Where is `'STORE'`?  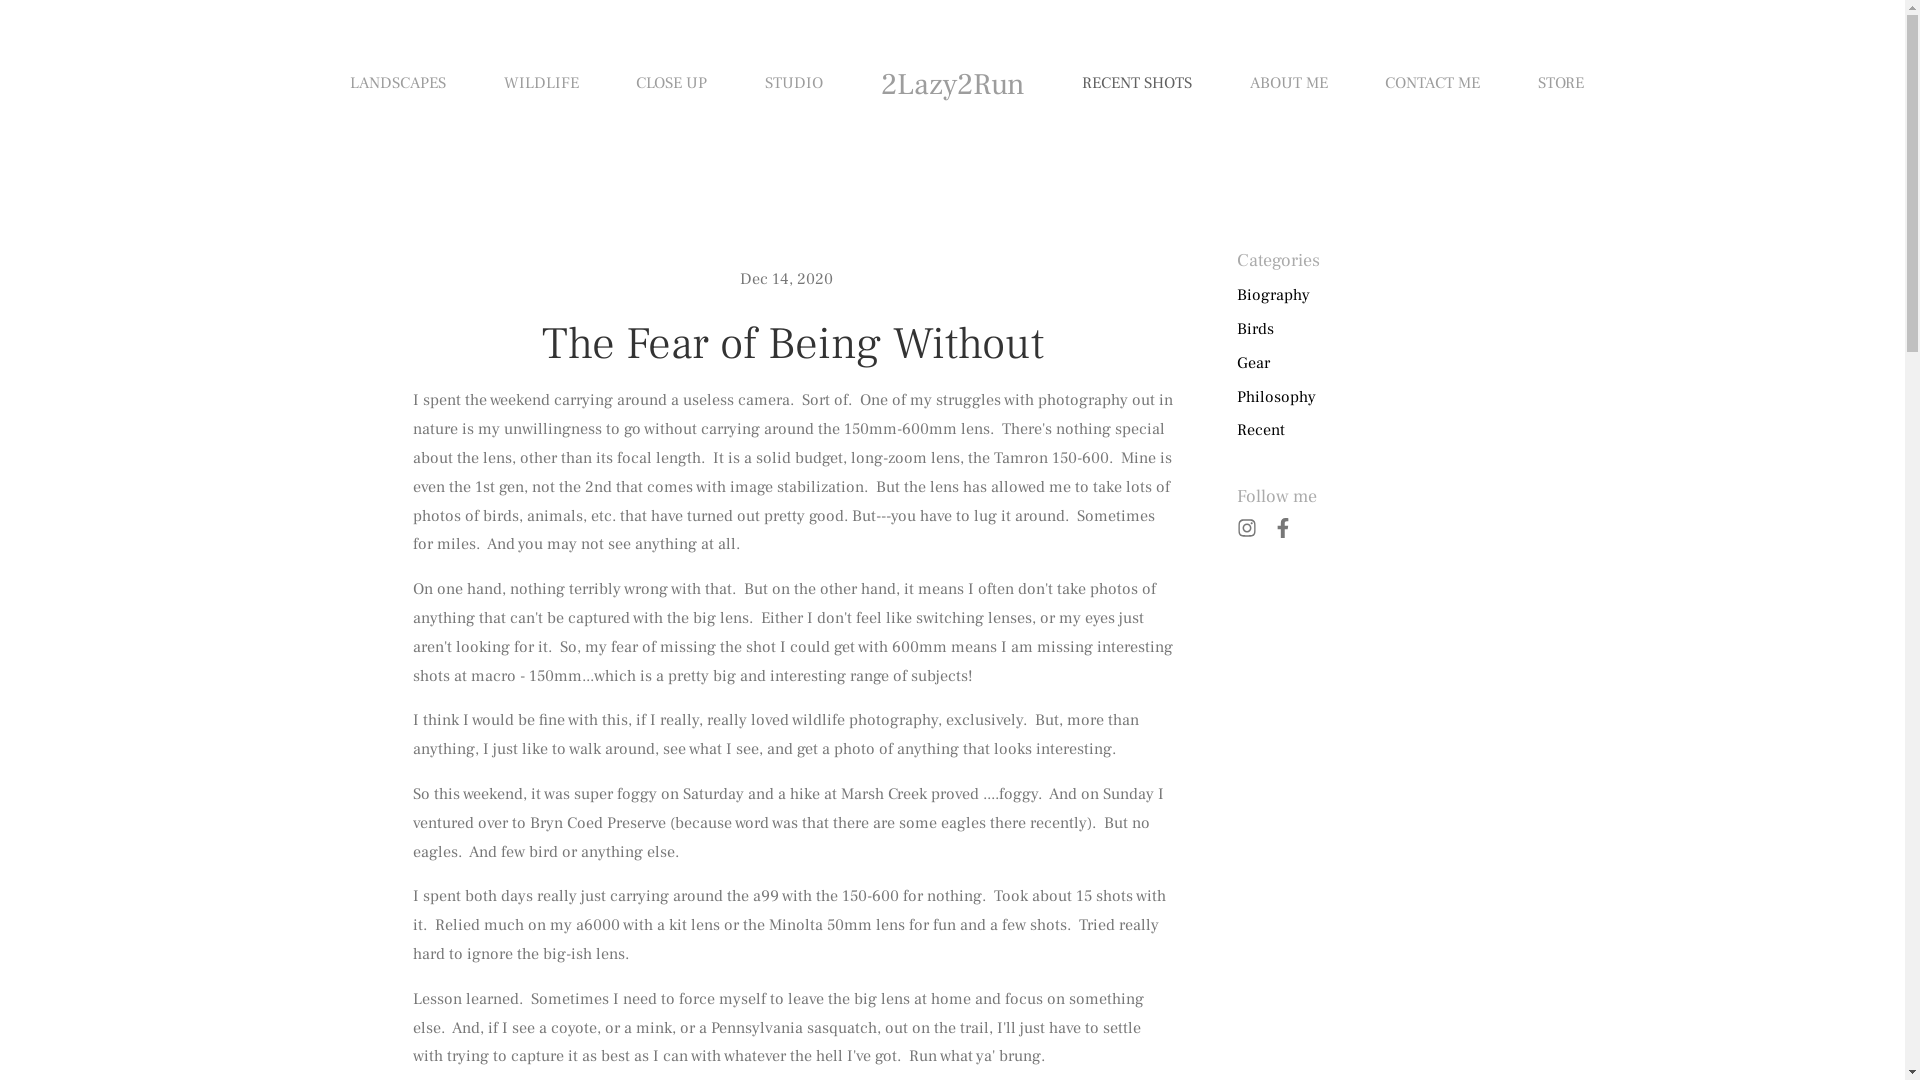
'STORE' is located at coordinates (1559, 83).